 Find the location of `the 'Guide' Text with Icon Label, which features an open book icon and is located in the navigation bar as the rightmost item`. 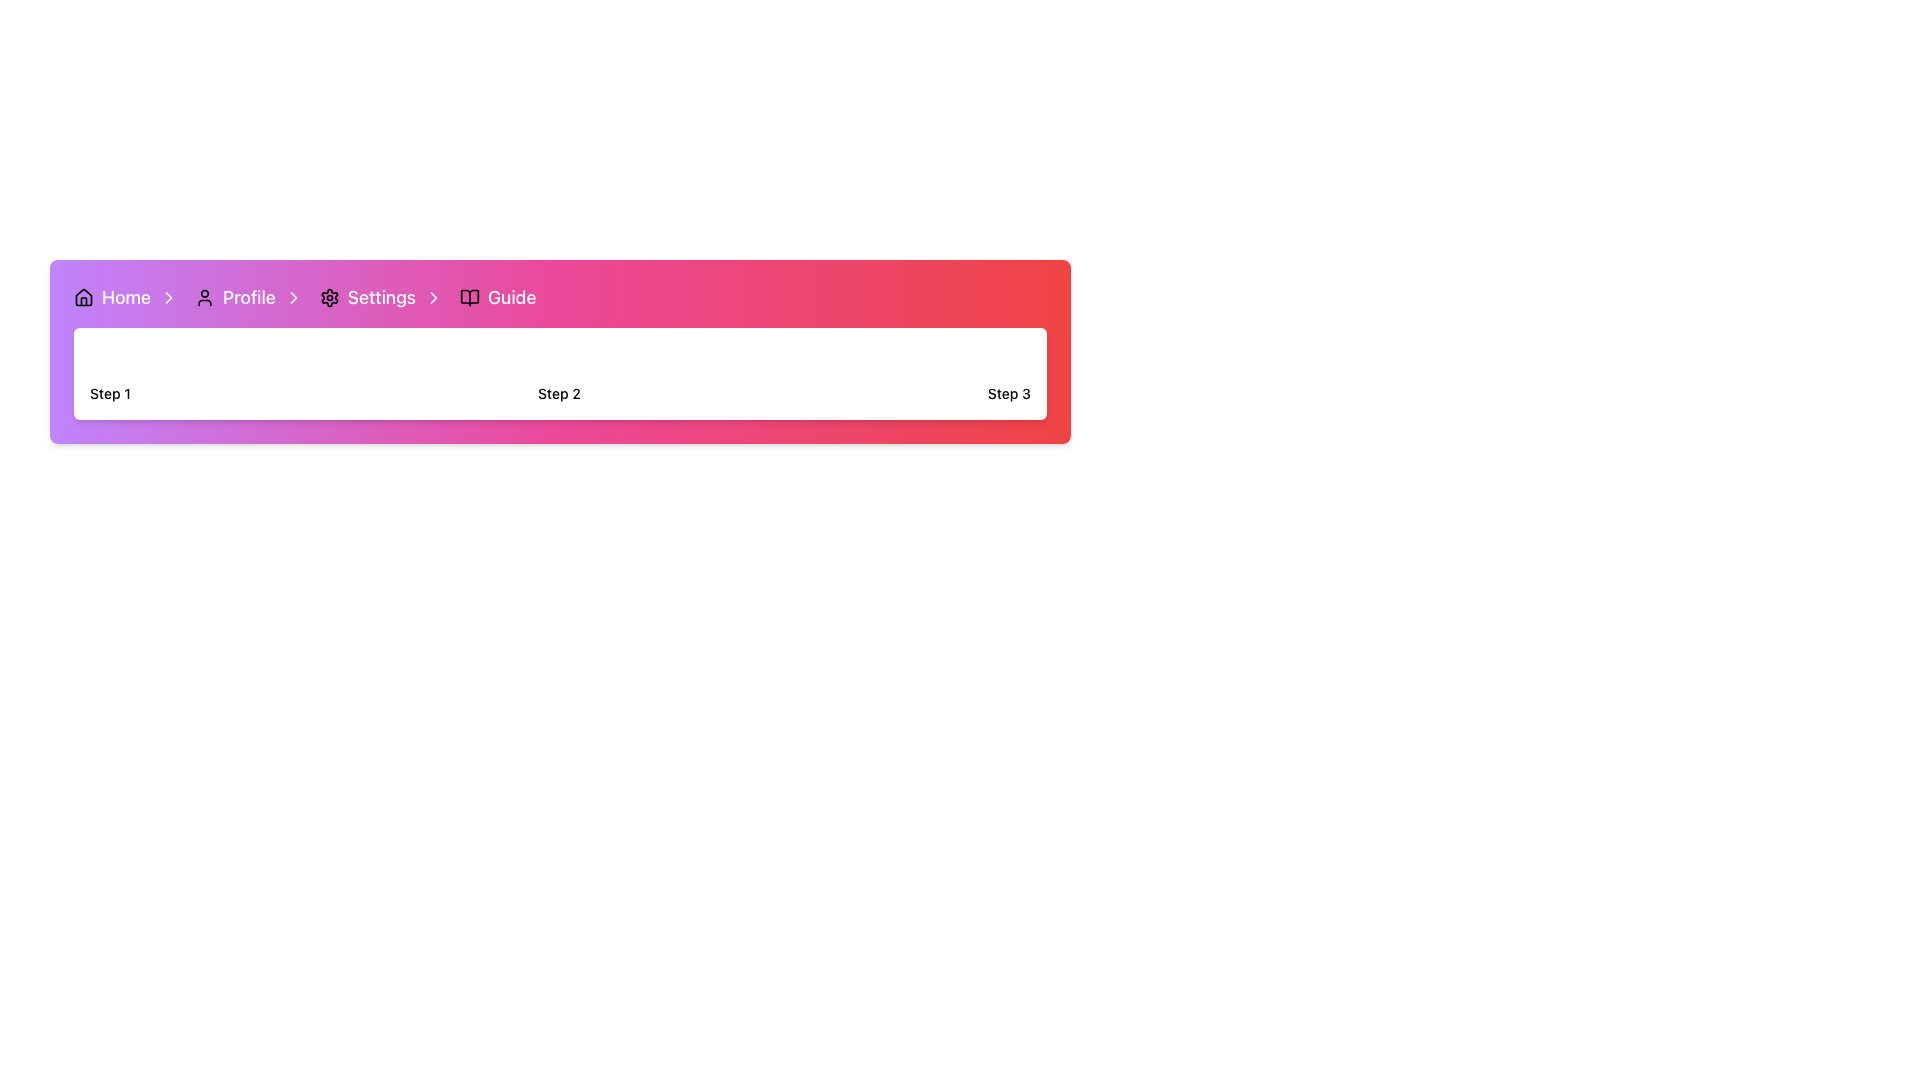

the 'Guide' Text with Icon Label, which features an open book icon and is located in the navigation bar as the rightmost item is located at coordinates (498, 297).